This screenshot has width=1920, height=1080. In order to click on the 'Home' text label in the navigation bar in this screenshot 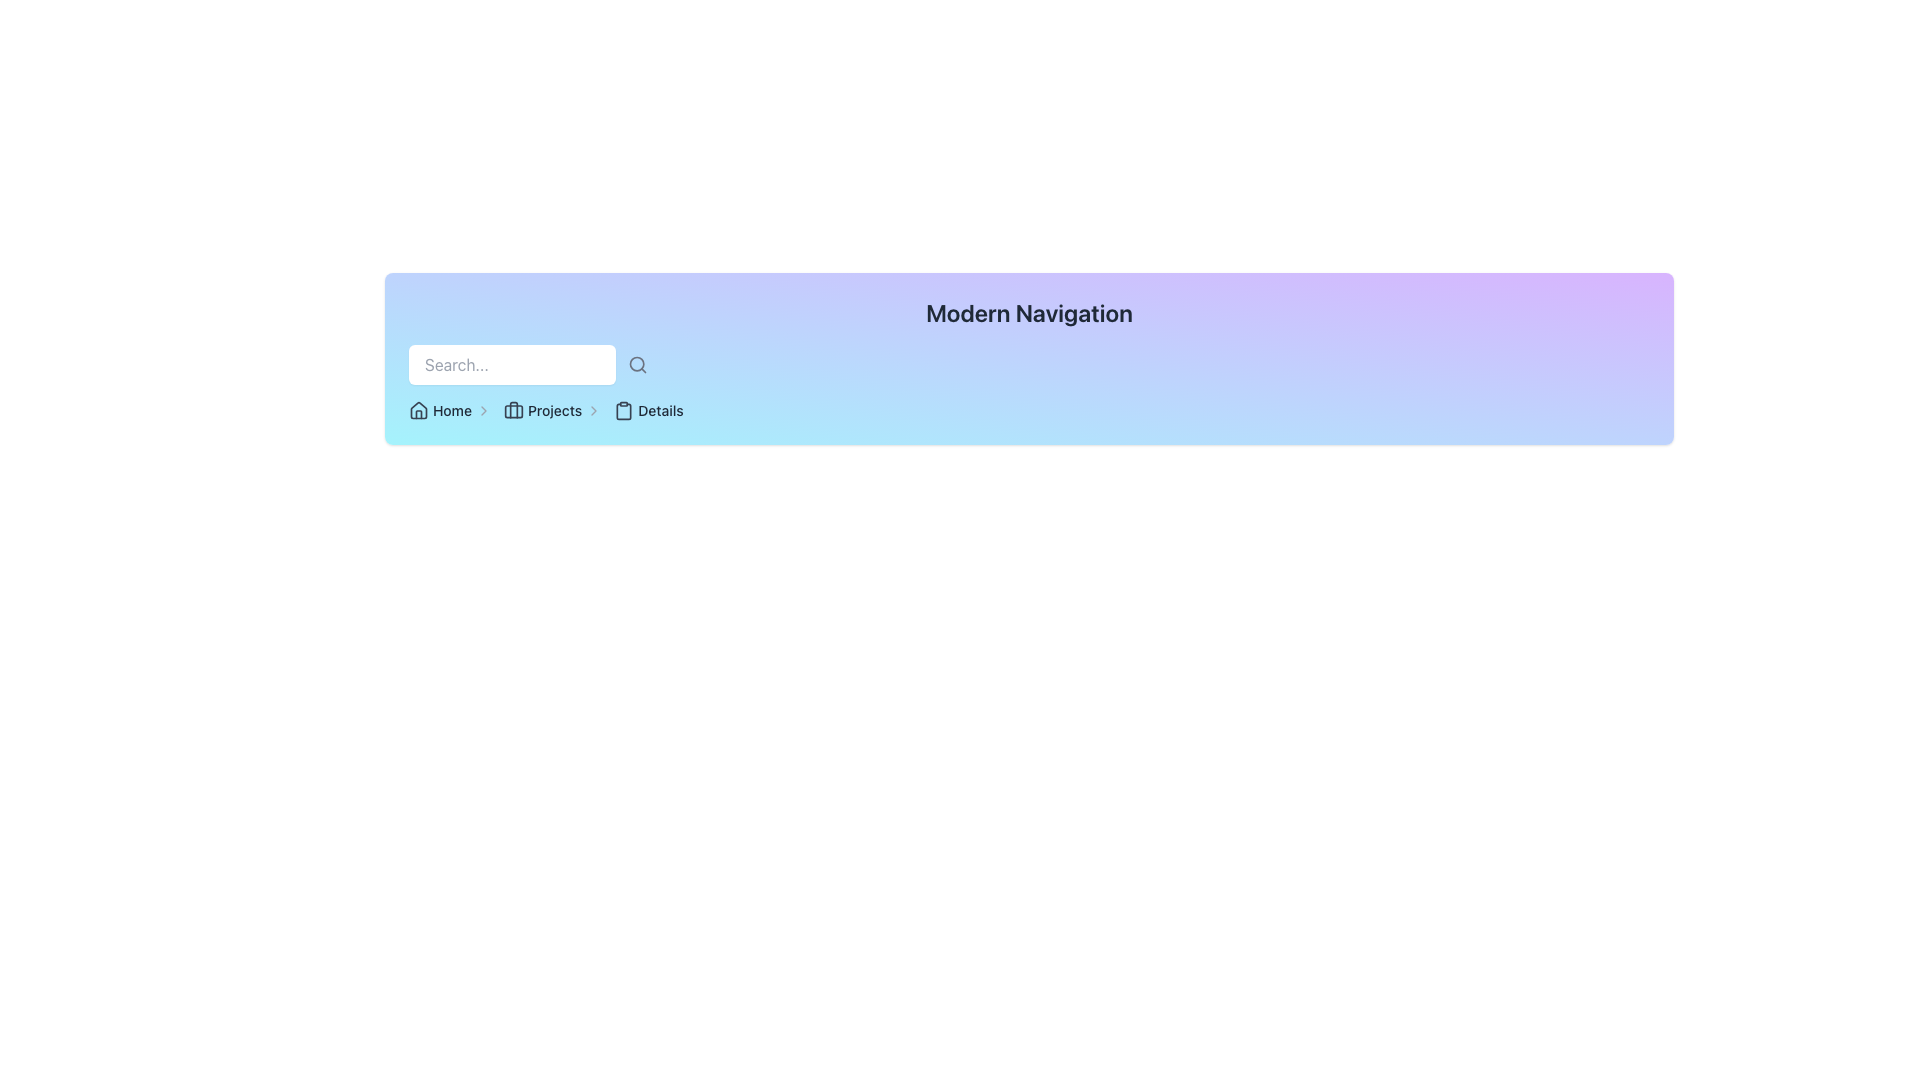, I will do `click(451, 410)`.